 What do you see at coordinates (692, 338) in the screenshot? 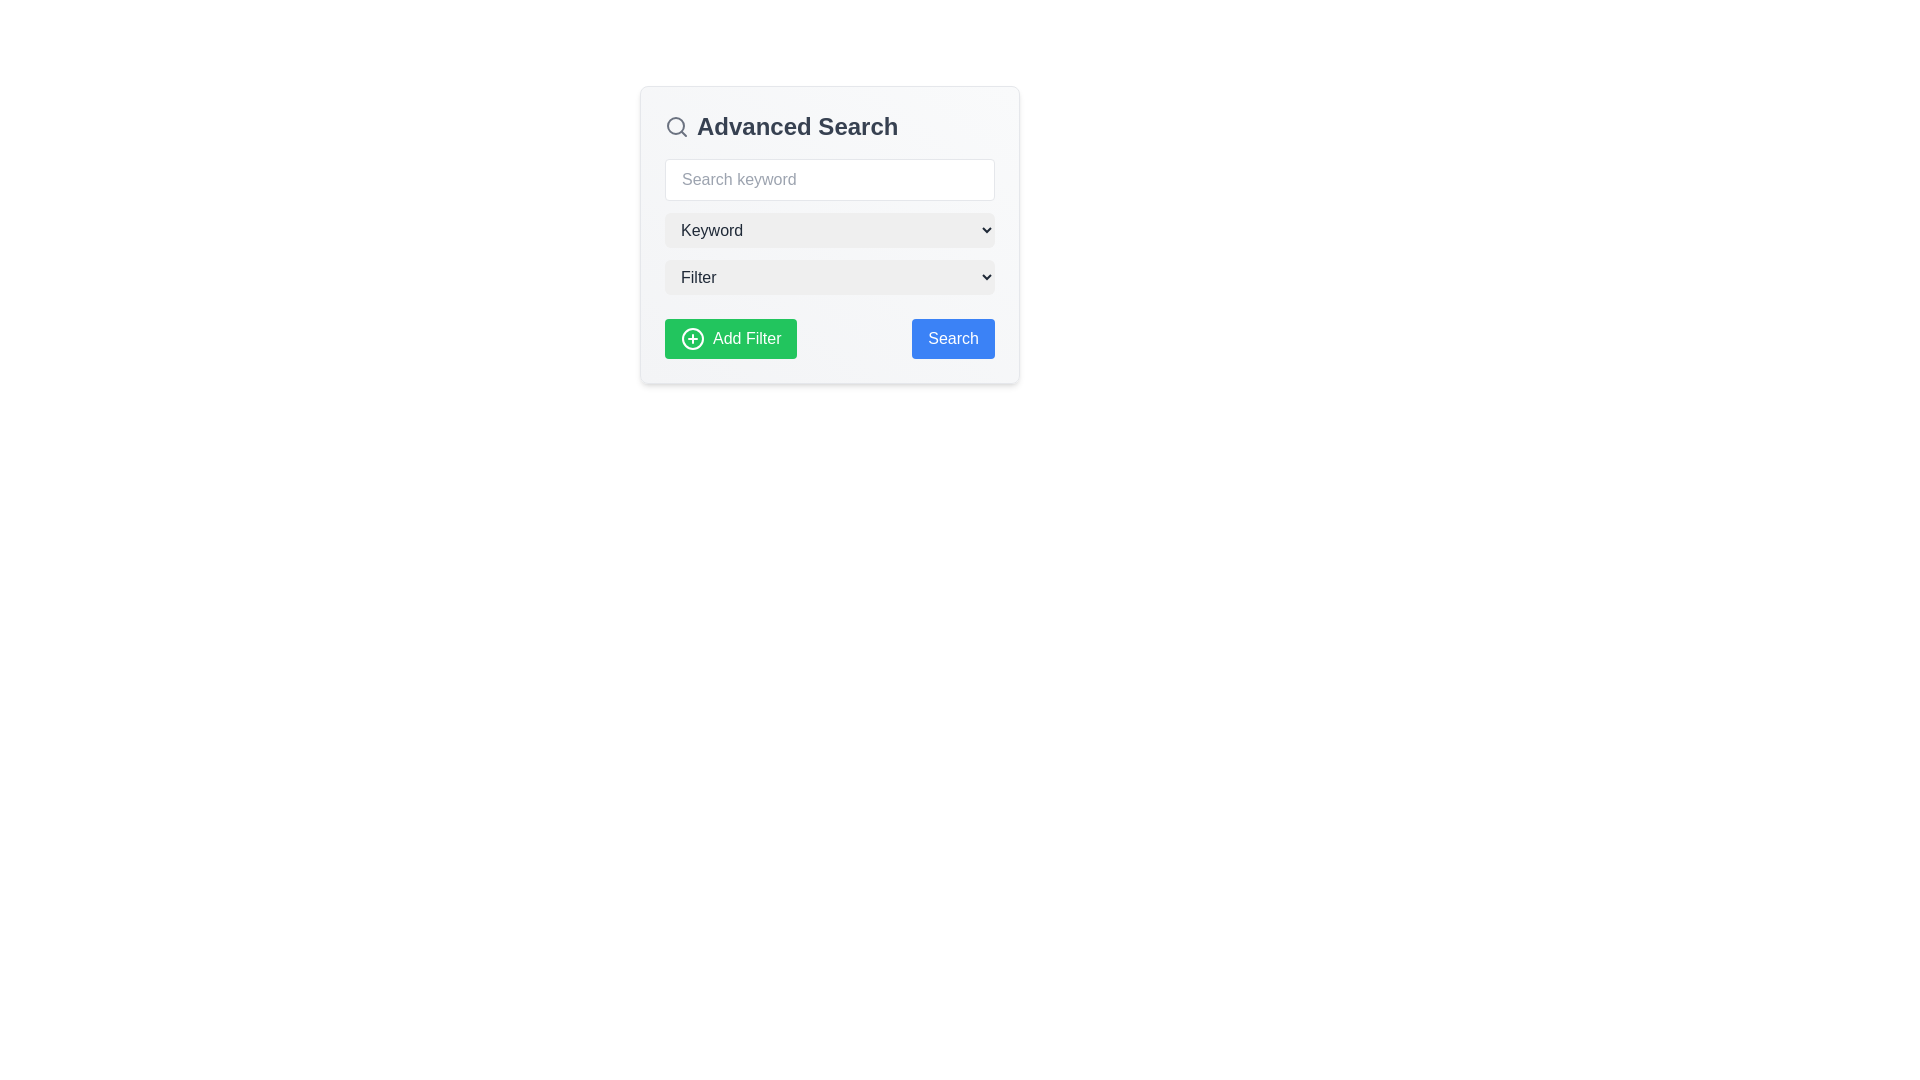
I see `the 'Add Filter' button by moving the cursor to the center of the decorative icon located inside the green rounded button` at bounding box center [692, 338].